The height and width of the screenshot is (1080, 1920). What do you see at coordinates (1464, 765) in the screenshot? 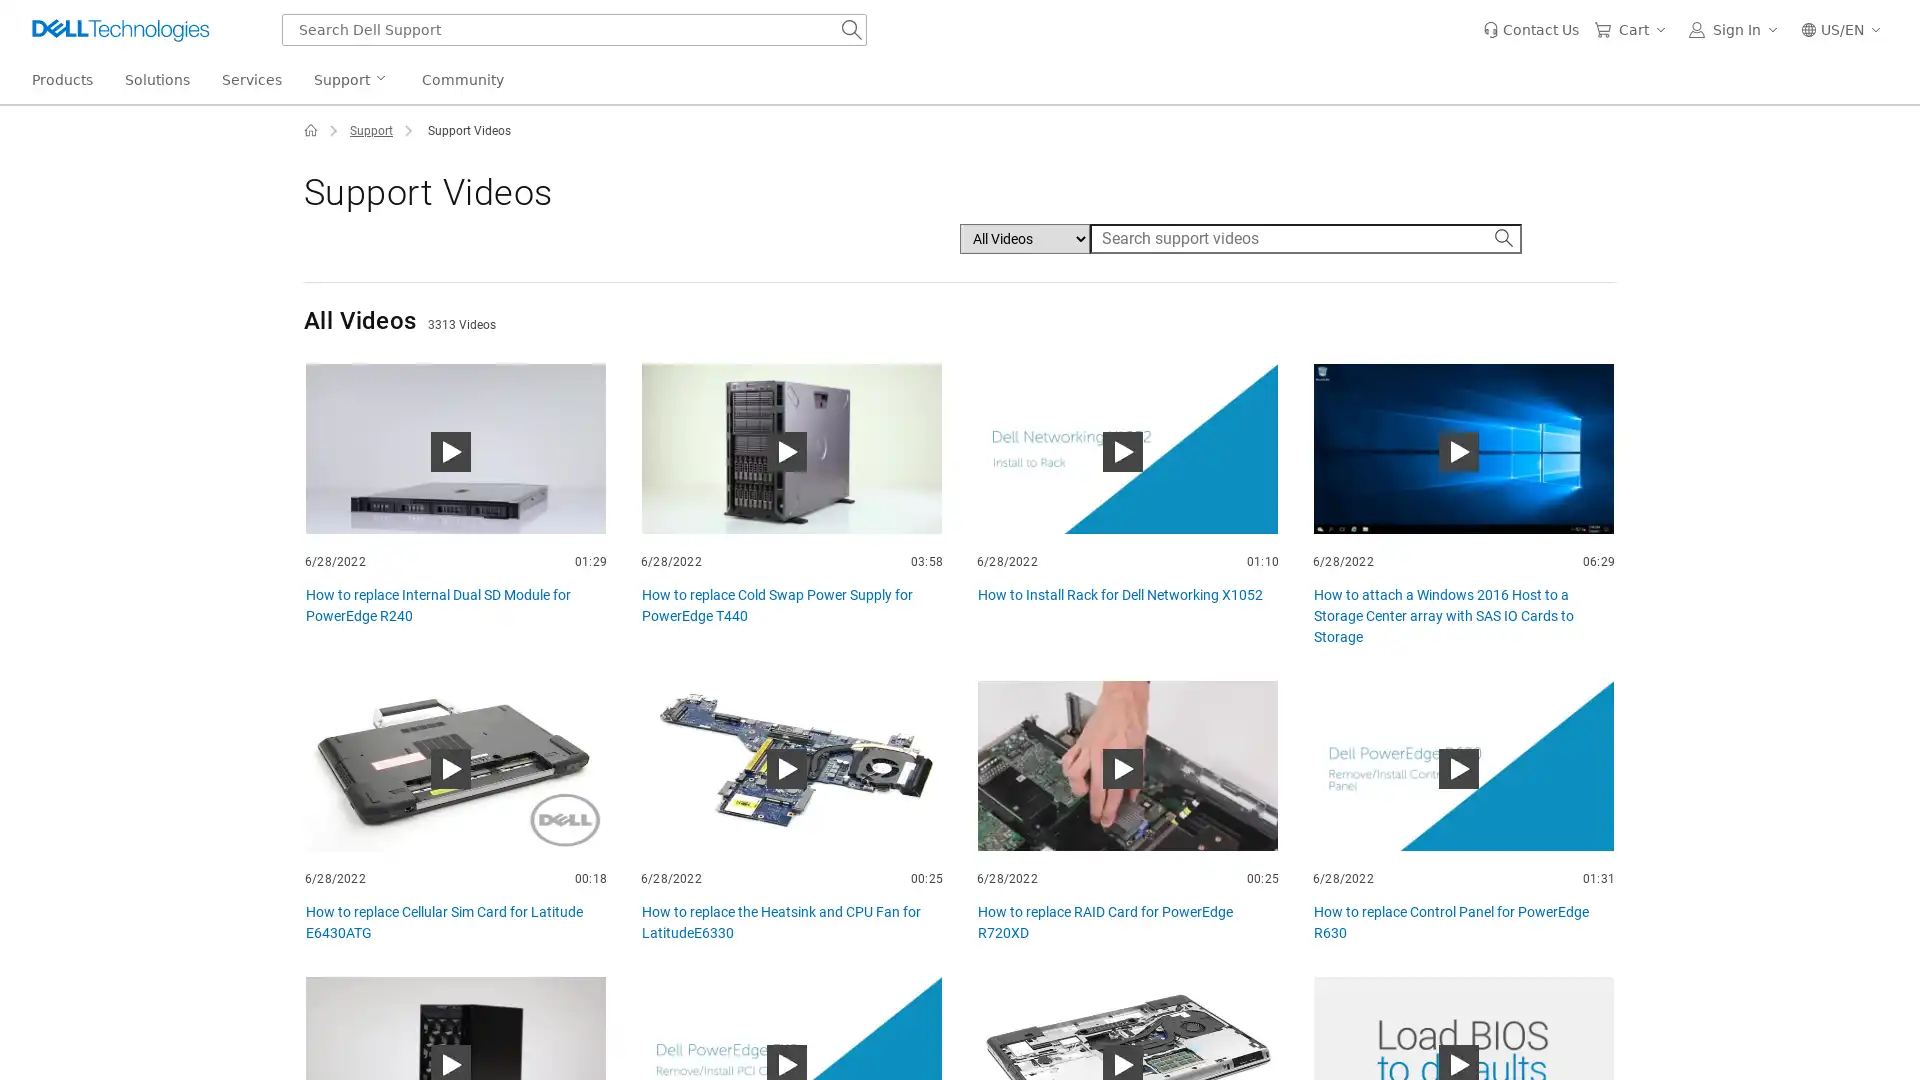
I see `How to replace Control Panel for PowerEdge R630 Play` at bounding box center [1464, 765].